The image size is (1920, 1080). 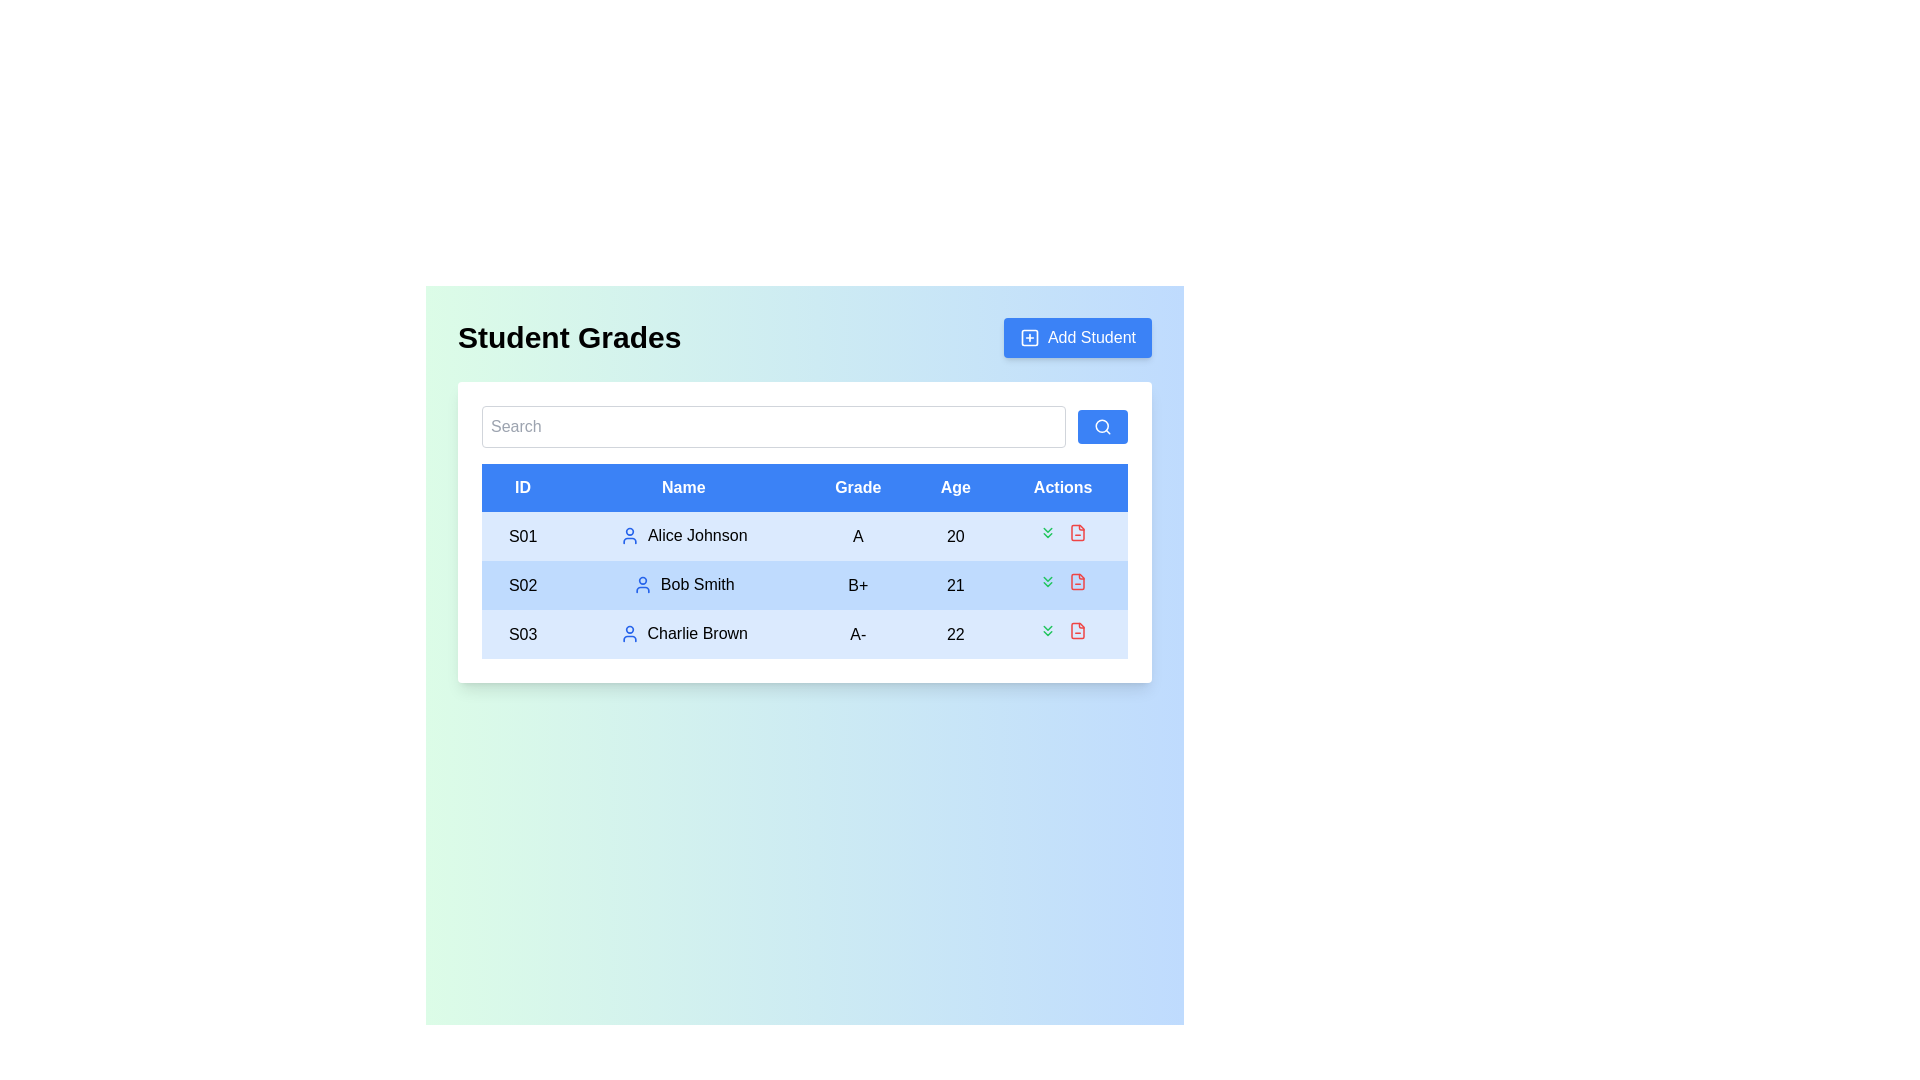 What do you see at coordinates (642, 585) in the screenshot?
I see `the profile icon located to the left of 'Bob Smith' in the 'Name' column` at bounding box center [642, 585].